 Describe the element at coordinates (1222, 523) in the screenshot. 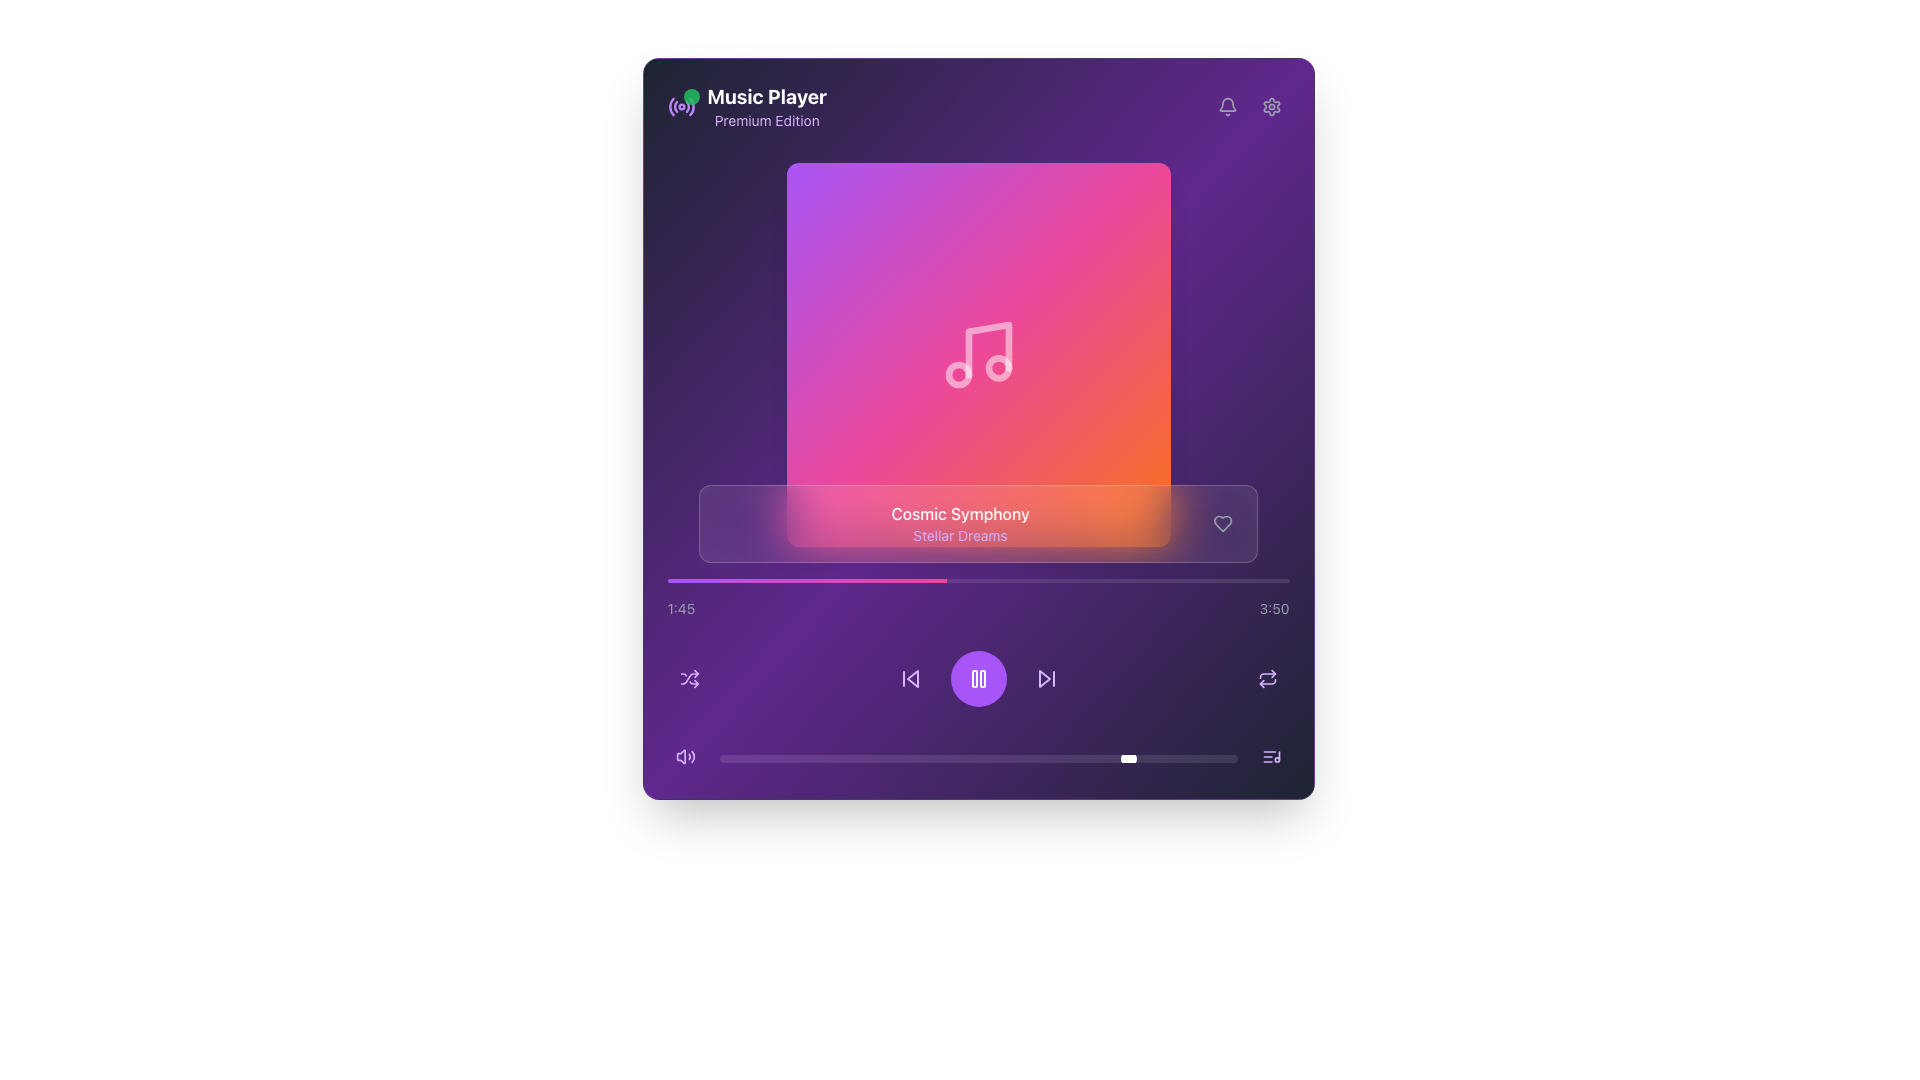

I see `the heart-shaped icon button at the right edge of the player's info box` at that location.